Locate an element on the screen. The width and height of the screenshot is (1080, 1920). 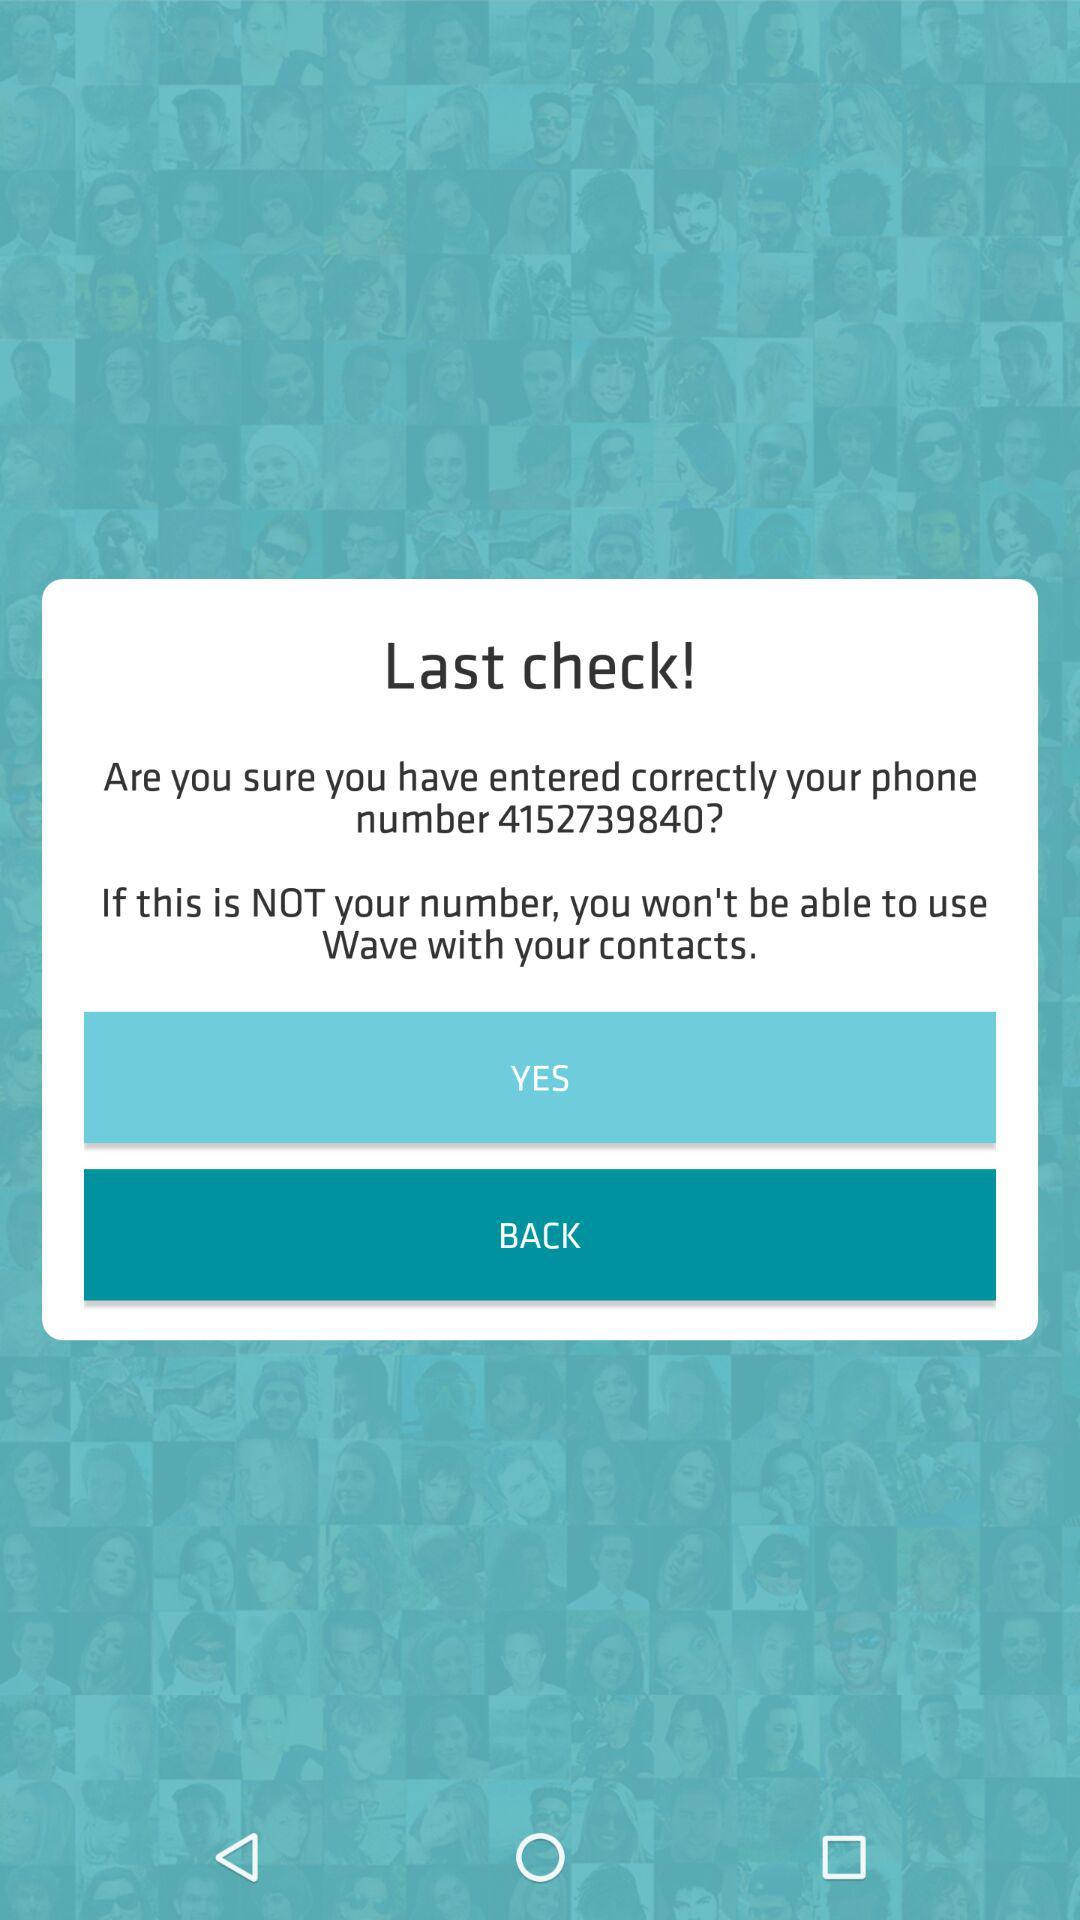
item below yes item is located at coordinates (540, 1233).